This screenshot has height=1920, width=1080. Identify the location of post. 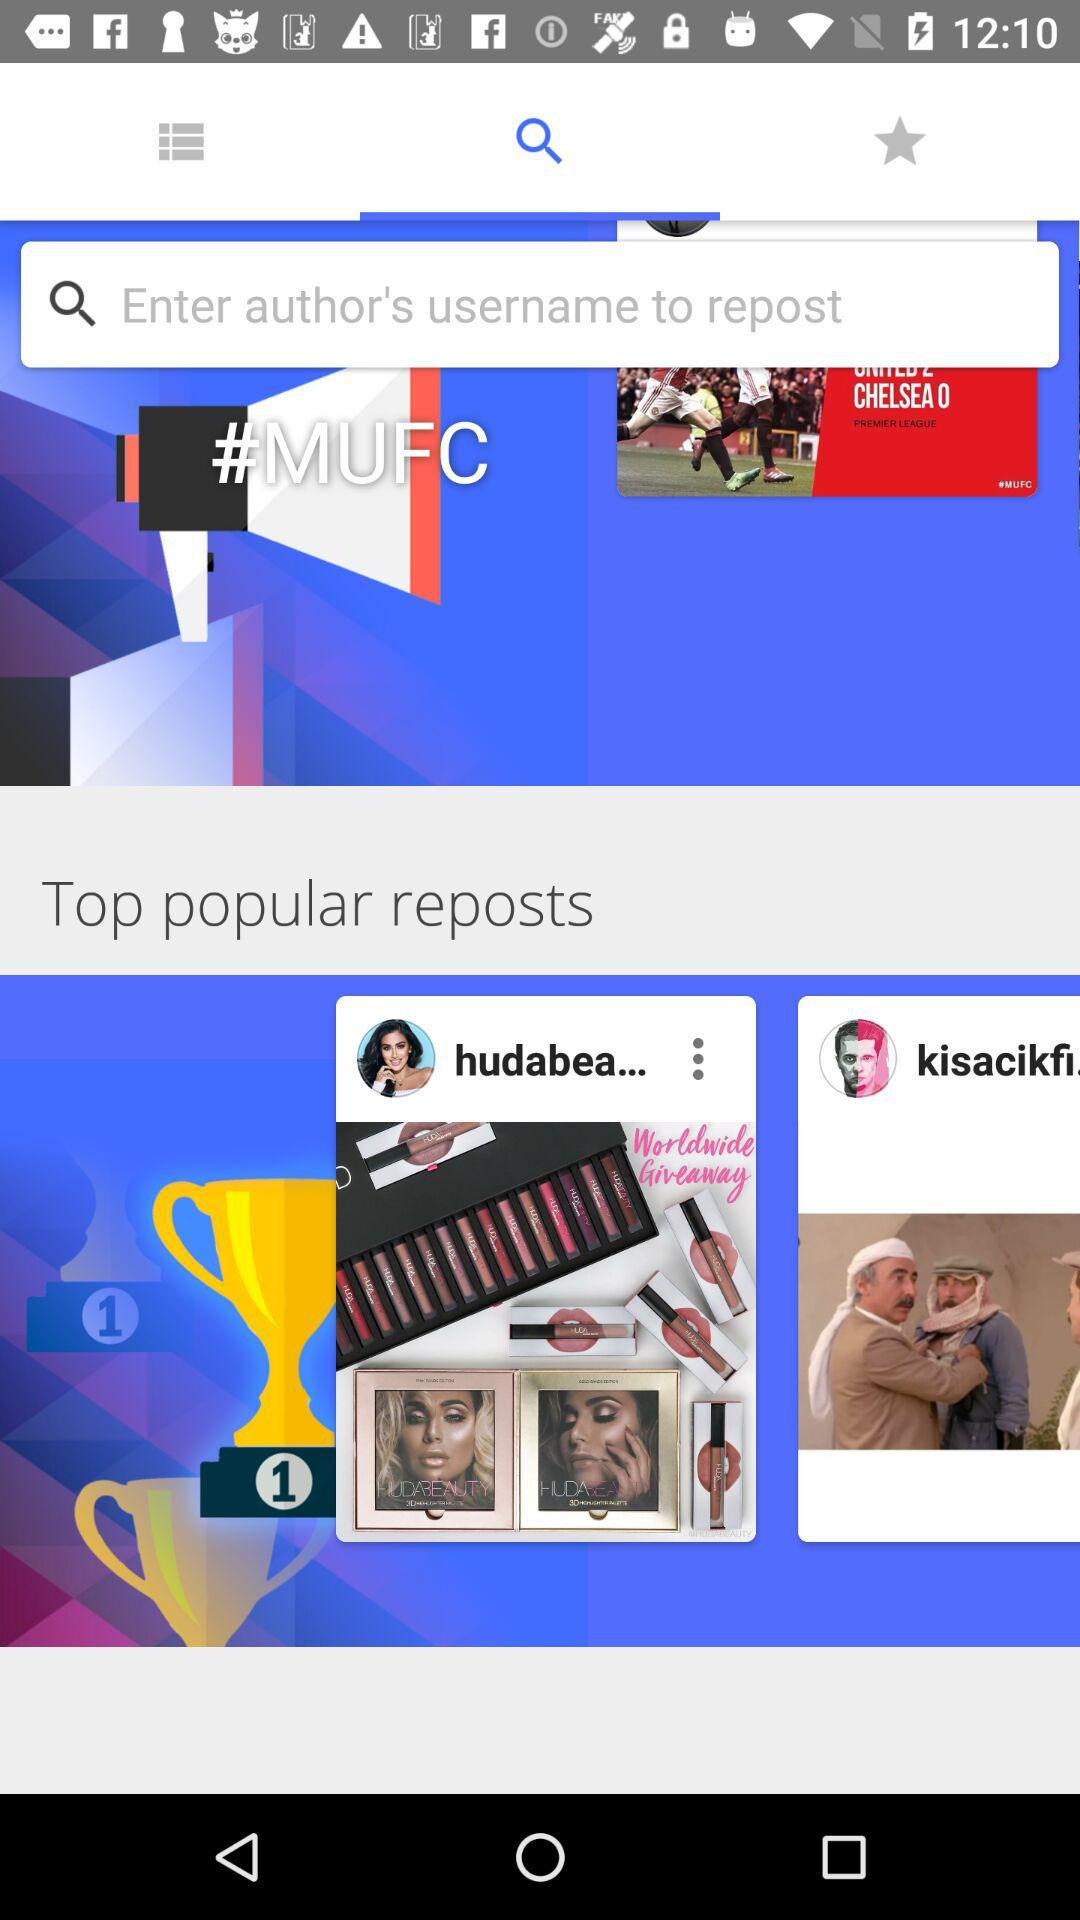
(938, 1331).